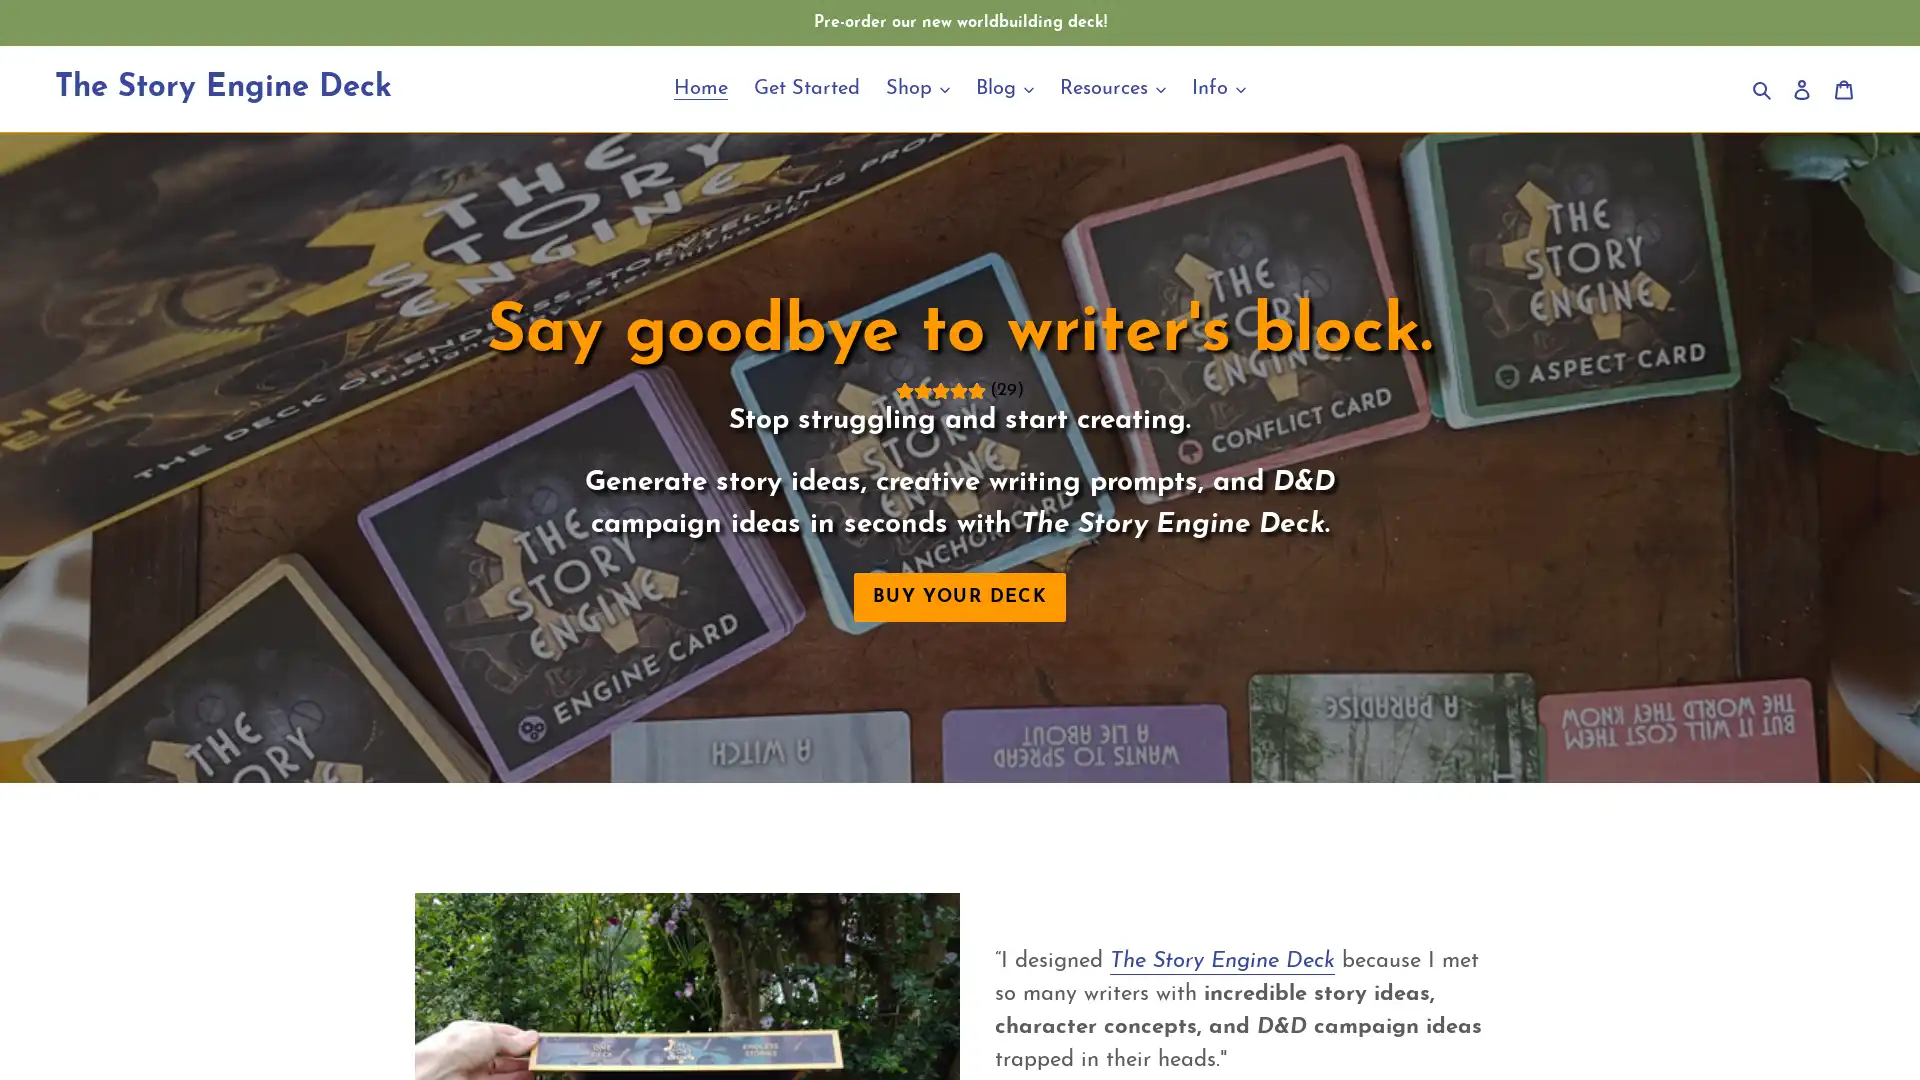 This screenshot has height=1080, width=1920. Describe the element at coordinates (1218, 87) in the screenshot. I see `Info` at that location.